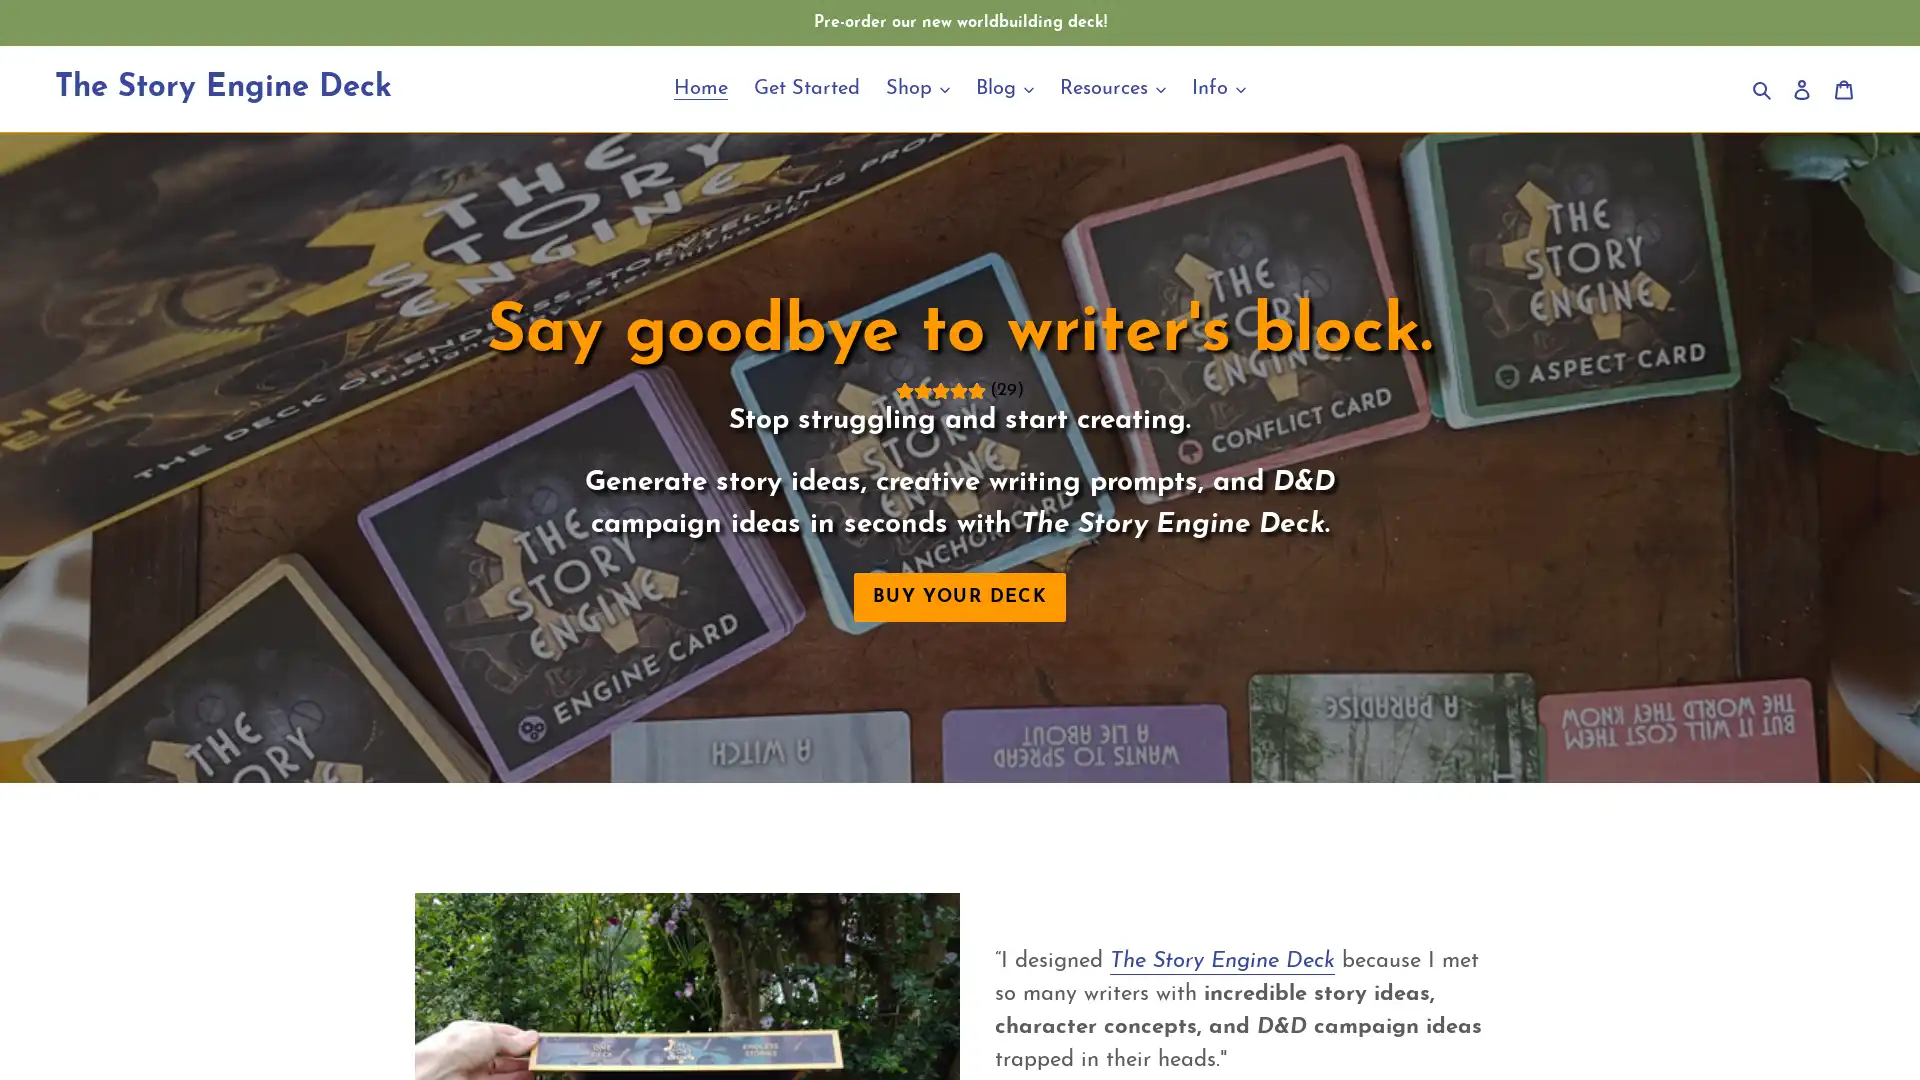 This screenshot has height=1080, width=1920. Describe the element at coordinates (1218, 87) in the screenshot. I see `Info` at that location.